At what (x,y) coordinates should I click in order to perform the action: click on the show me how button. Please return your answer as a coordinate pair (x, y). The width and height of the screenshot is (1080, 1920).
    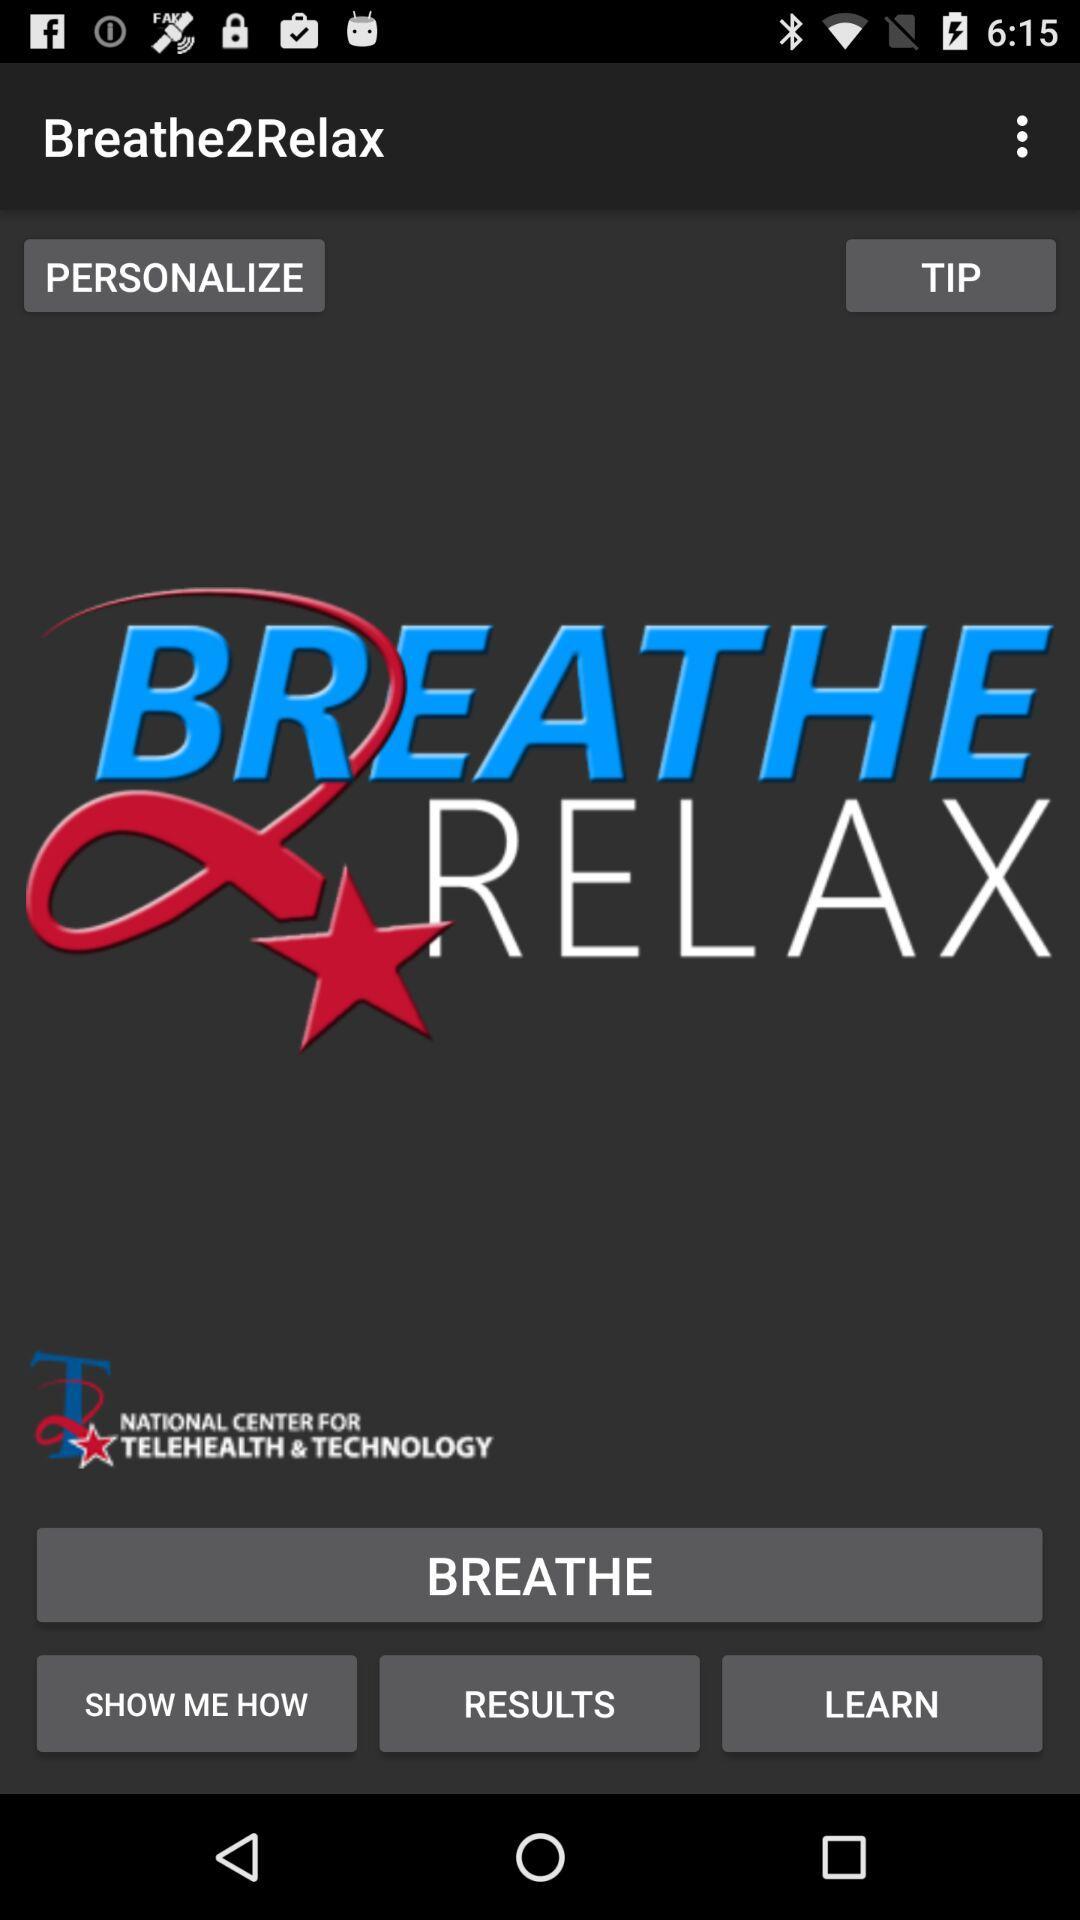
    Looking at the image, I should click on (196, 1702).